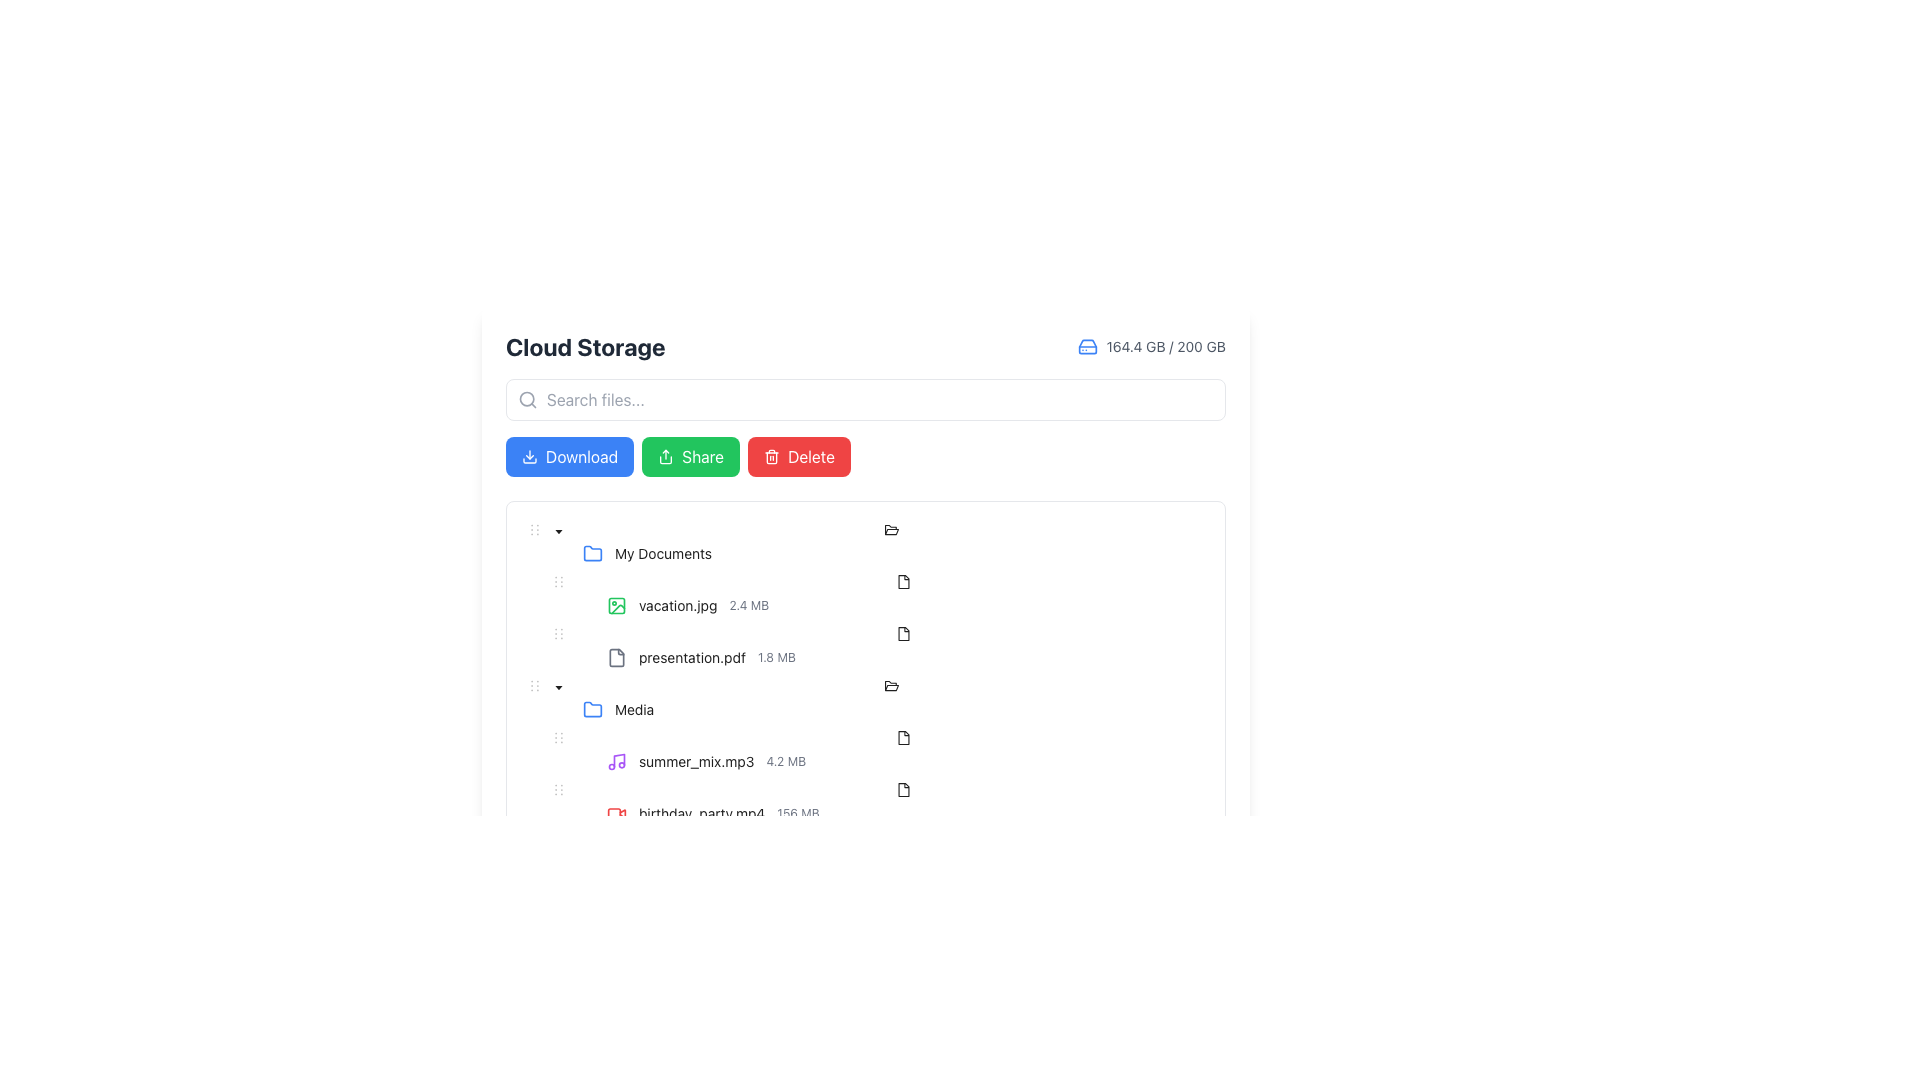 Image resolution: width=1920 pixels, height=1080 pixels. I want to click on the 'Delete' icon located in the red 'Delete' button towards the right in the header section, so click(771, 456).